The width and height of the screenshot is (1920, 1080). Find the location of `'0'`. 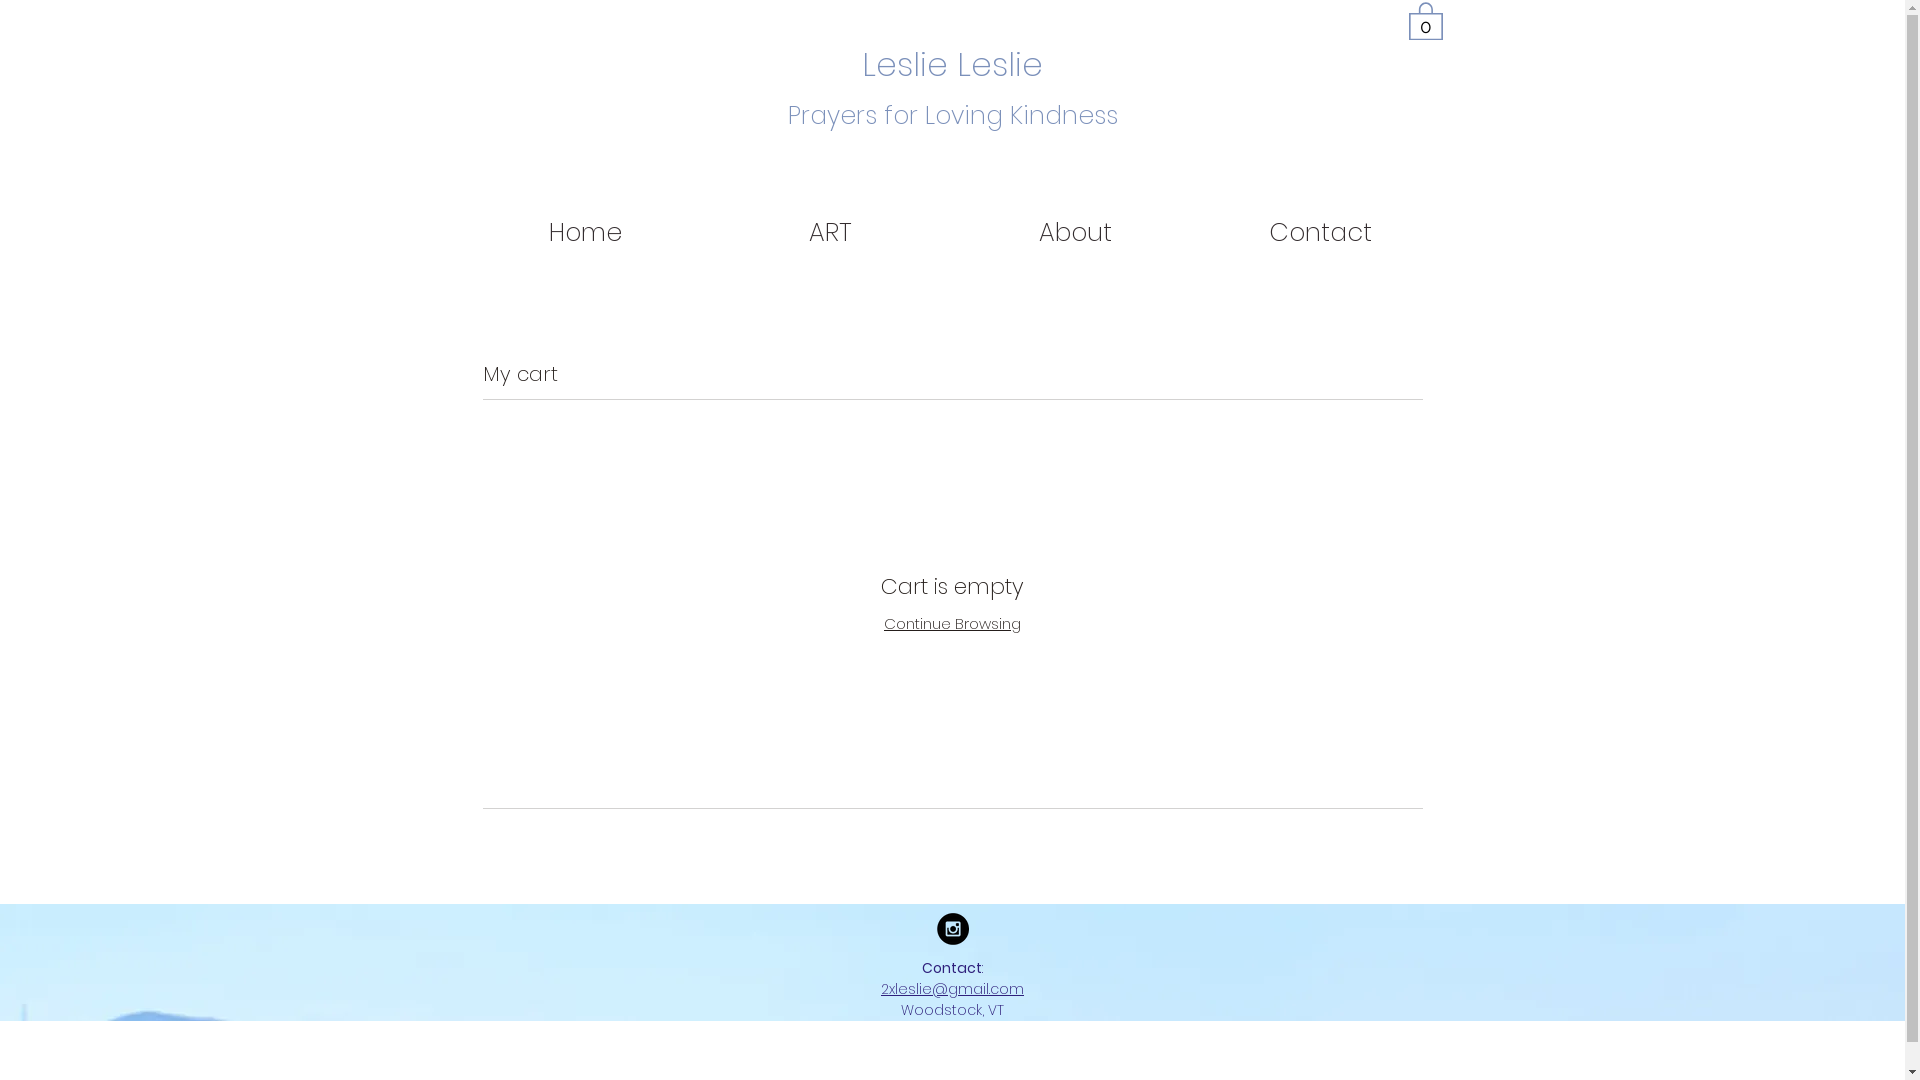

'0' is located at coordinates (1424, 19).